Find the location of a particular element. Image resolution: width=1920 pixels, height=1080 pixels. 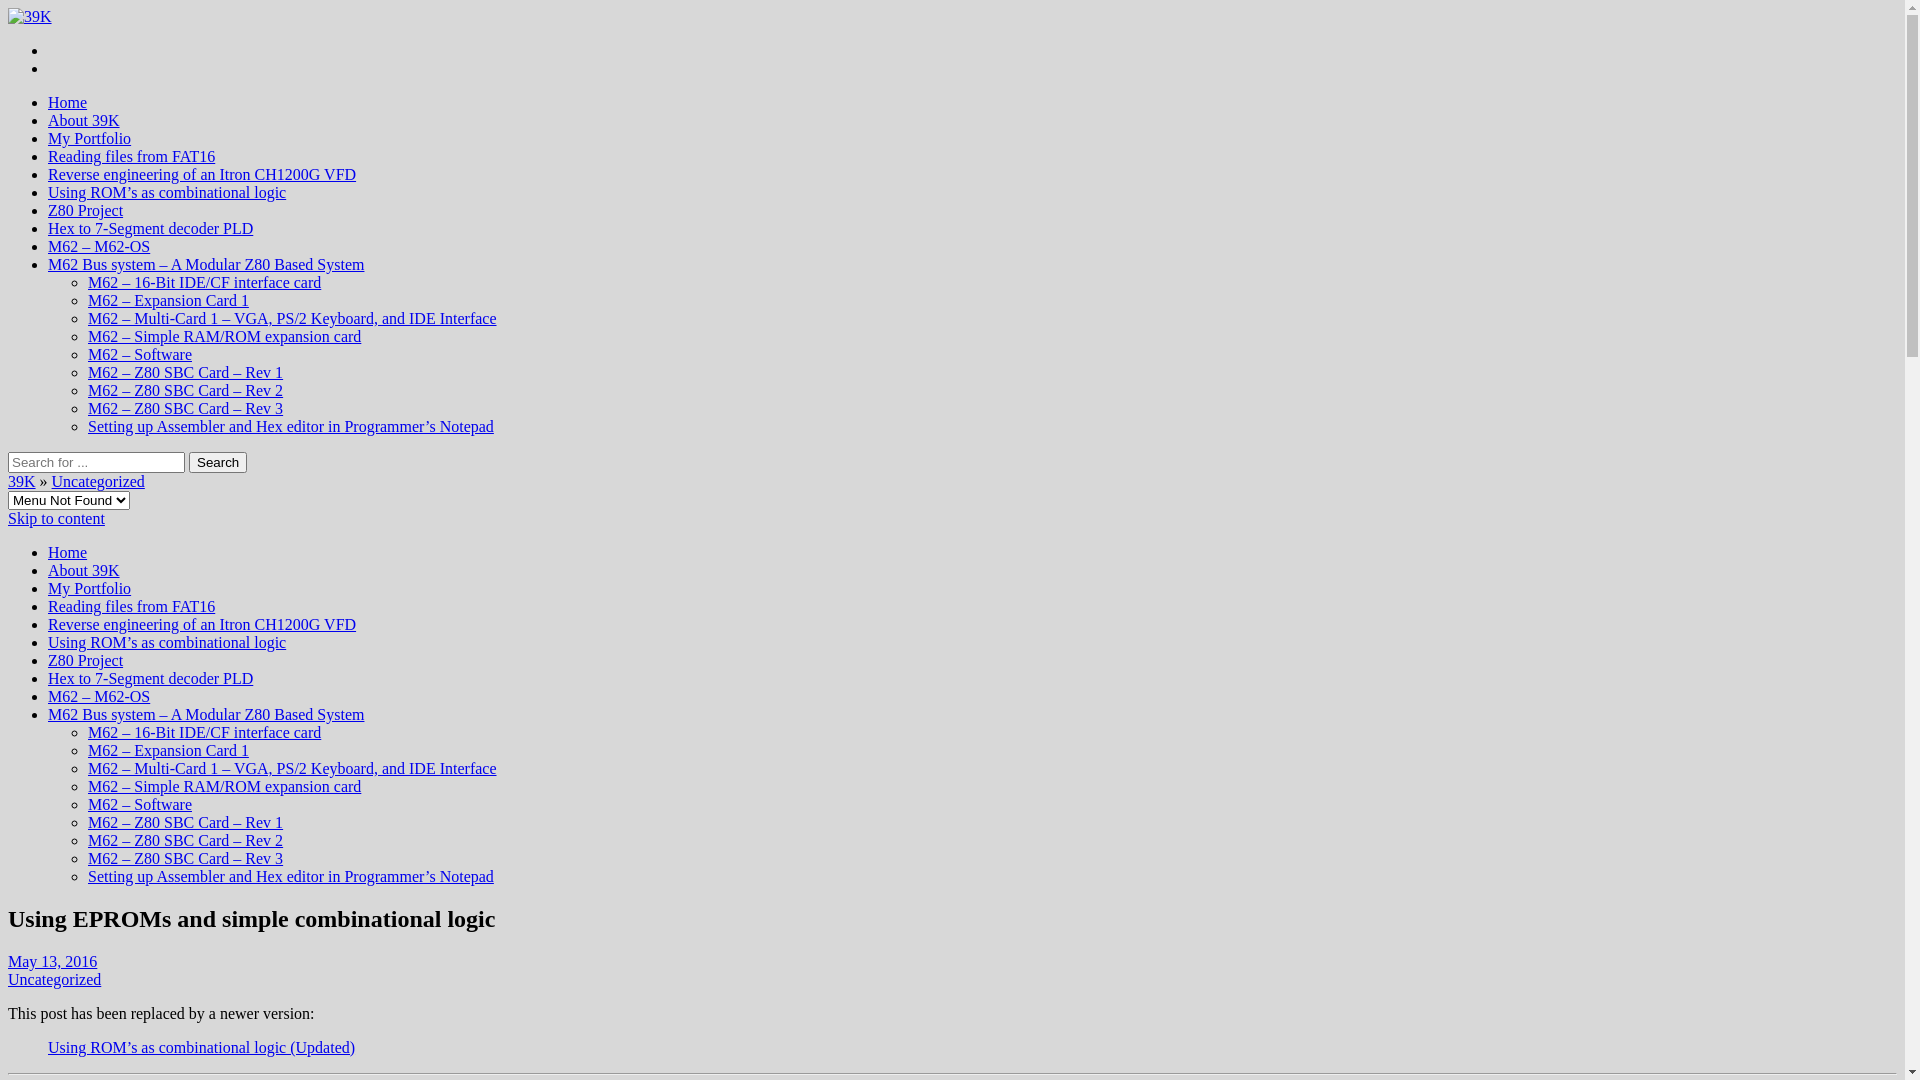

'Reading files from FAT16' is located at coordinates (130, 155).